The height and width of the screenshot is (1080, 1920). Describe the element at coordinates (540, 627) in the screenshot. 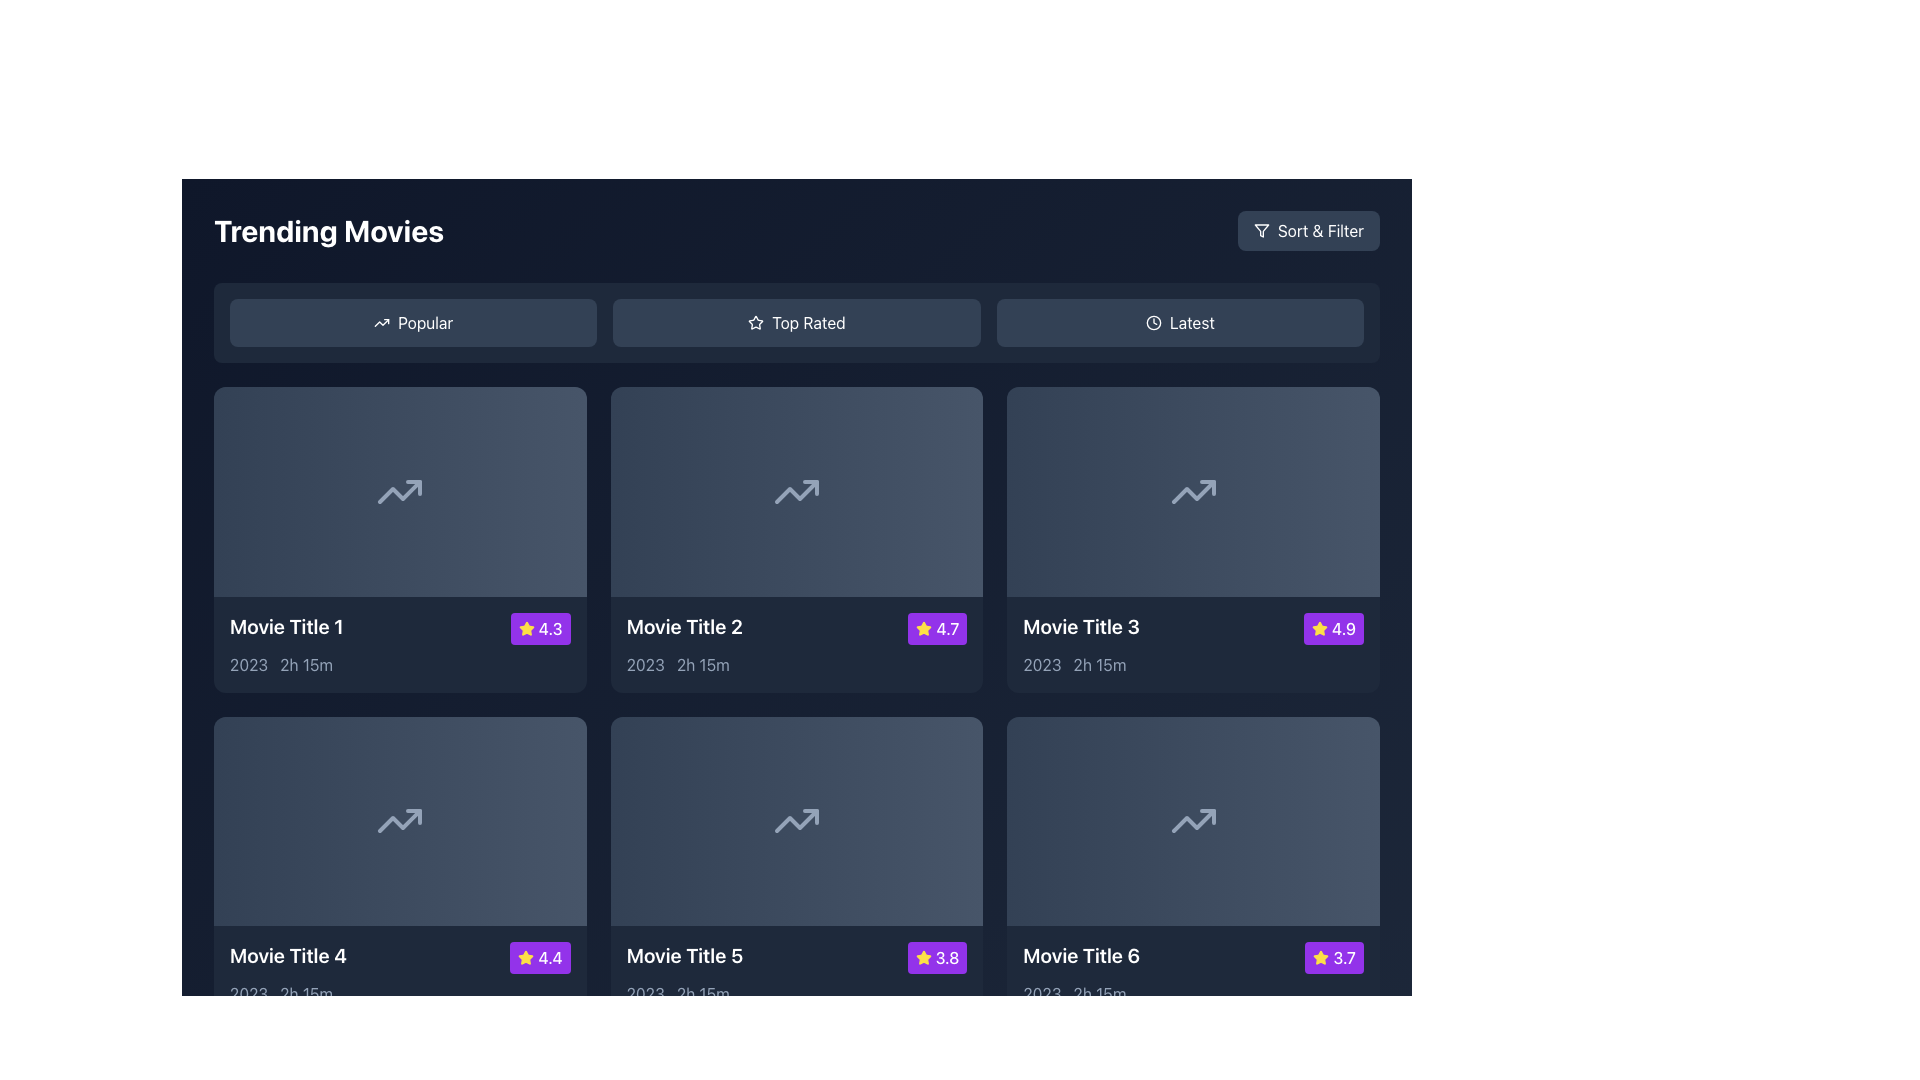

I see `the Rating Badge, which features a bright purple background, a yellow star icon on the left, and the numeric text '4.3' in white bold font to its right, located at the top-right of the first movie card` at that location.